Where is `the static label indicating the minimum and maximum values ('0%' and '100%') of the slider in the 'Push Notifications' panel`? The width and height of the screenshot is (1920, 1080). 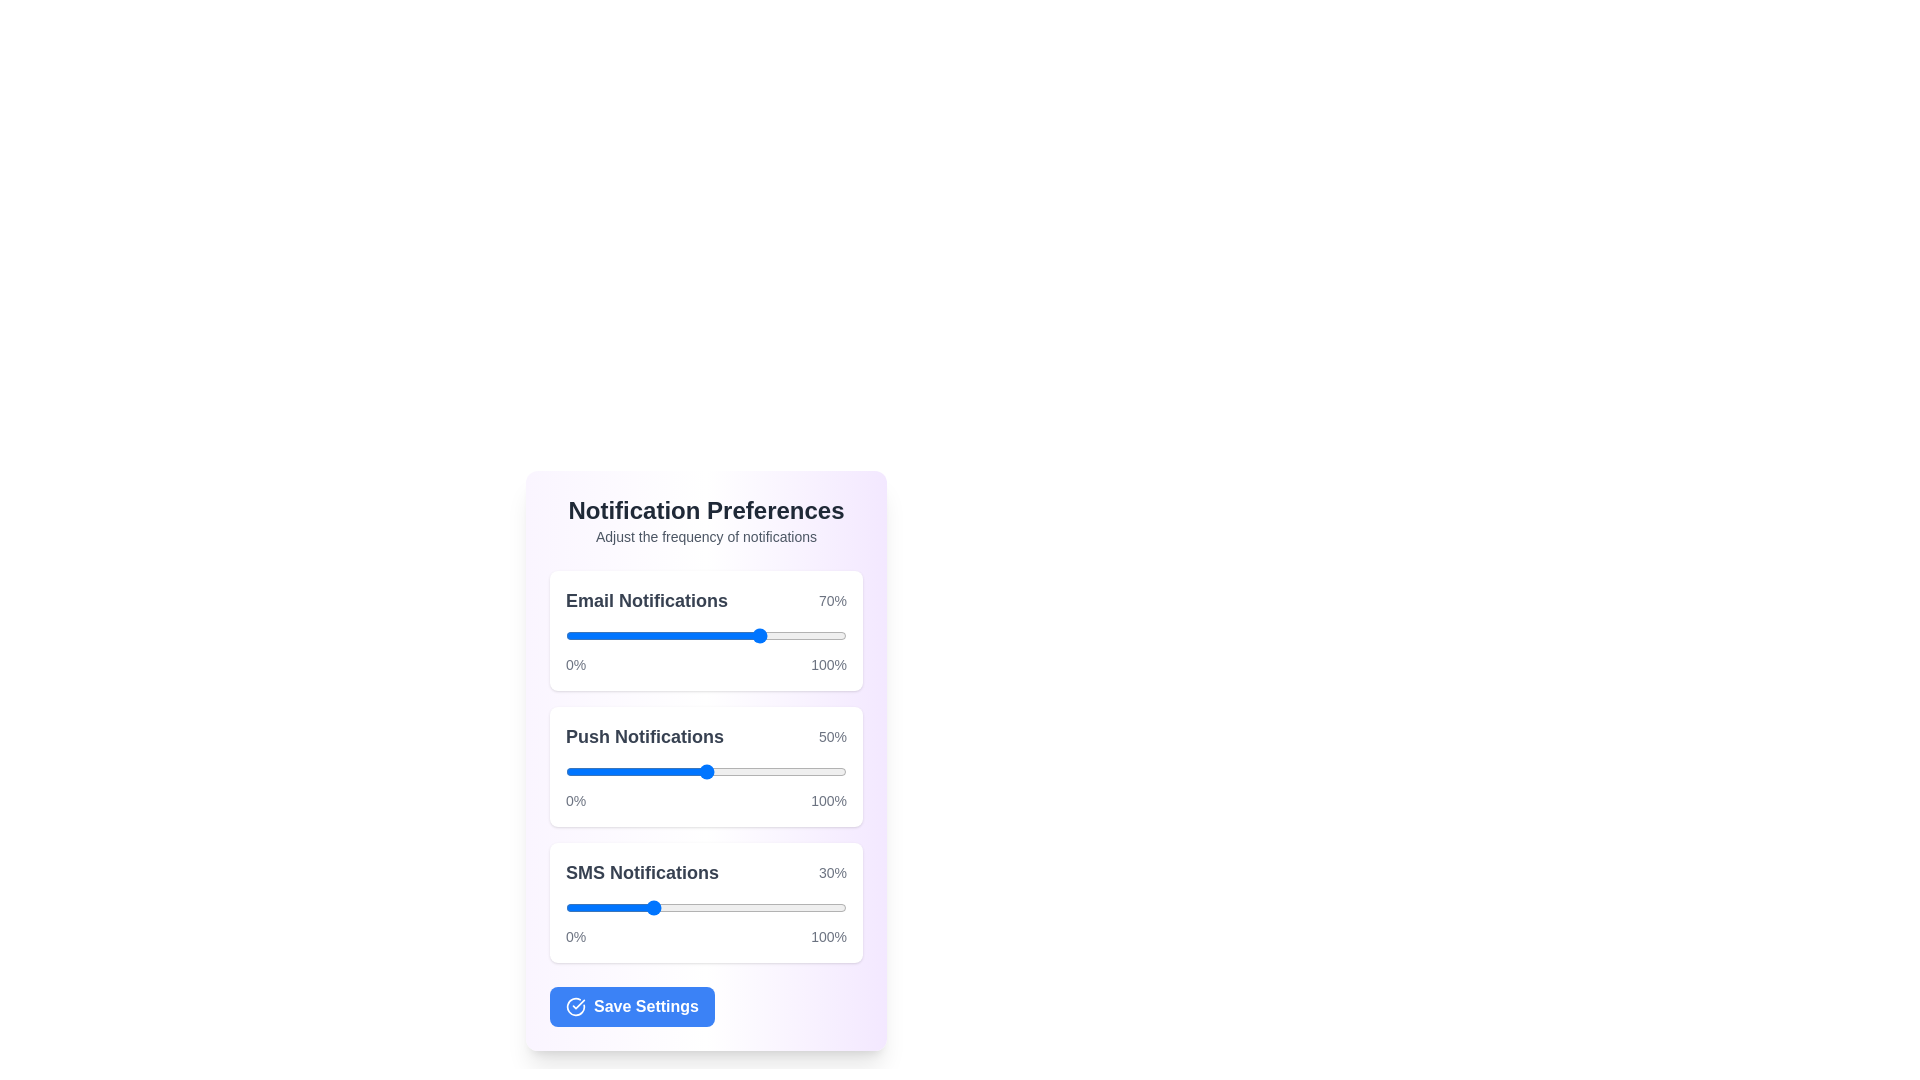 the static label indicating the minimum and maximum values ('0%' and '100%') of the slider in the 'Push Notifications' panel is located at coordinates (706, 800).